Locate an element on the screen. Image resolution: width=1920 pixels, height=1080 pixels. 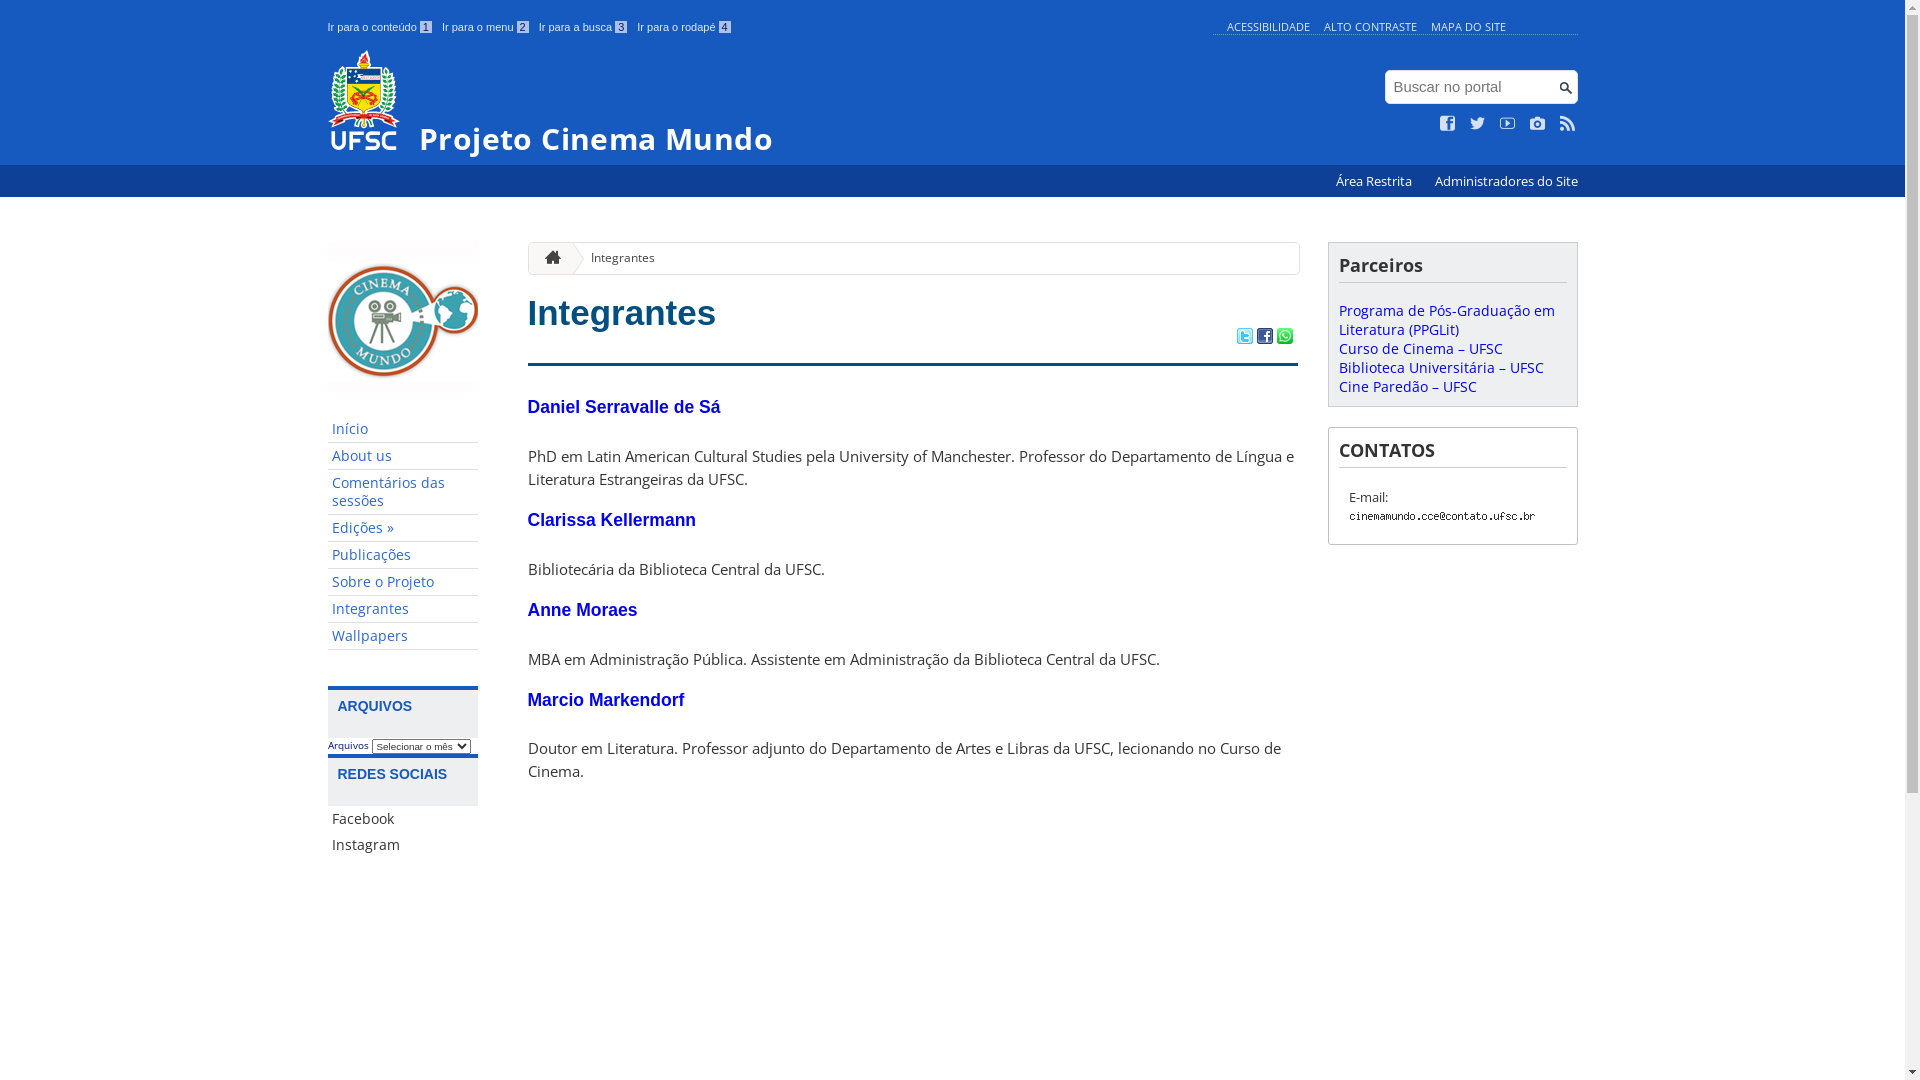
'Compartilhar no Twitter' is located at coordinates (1242, 337).